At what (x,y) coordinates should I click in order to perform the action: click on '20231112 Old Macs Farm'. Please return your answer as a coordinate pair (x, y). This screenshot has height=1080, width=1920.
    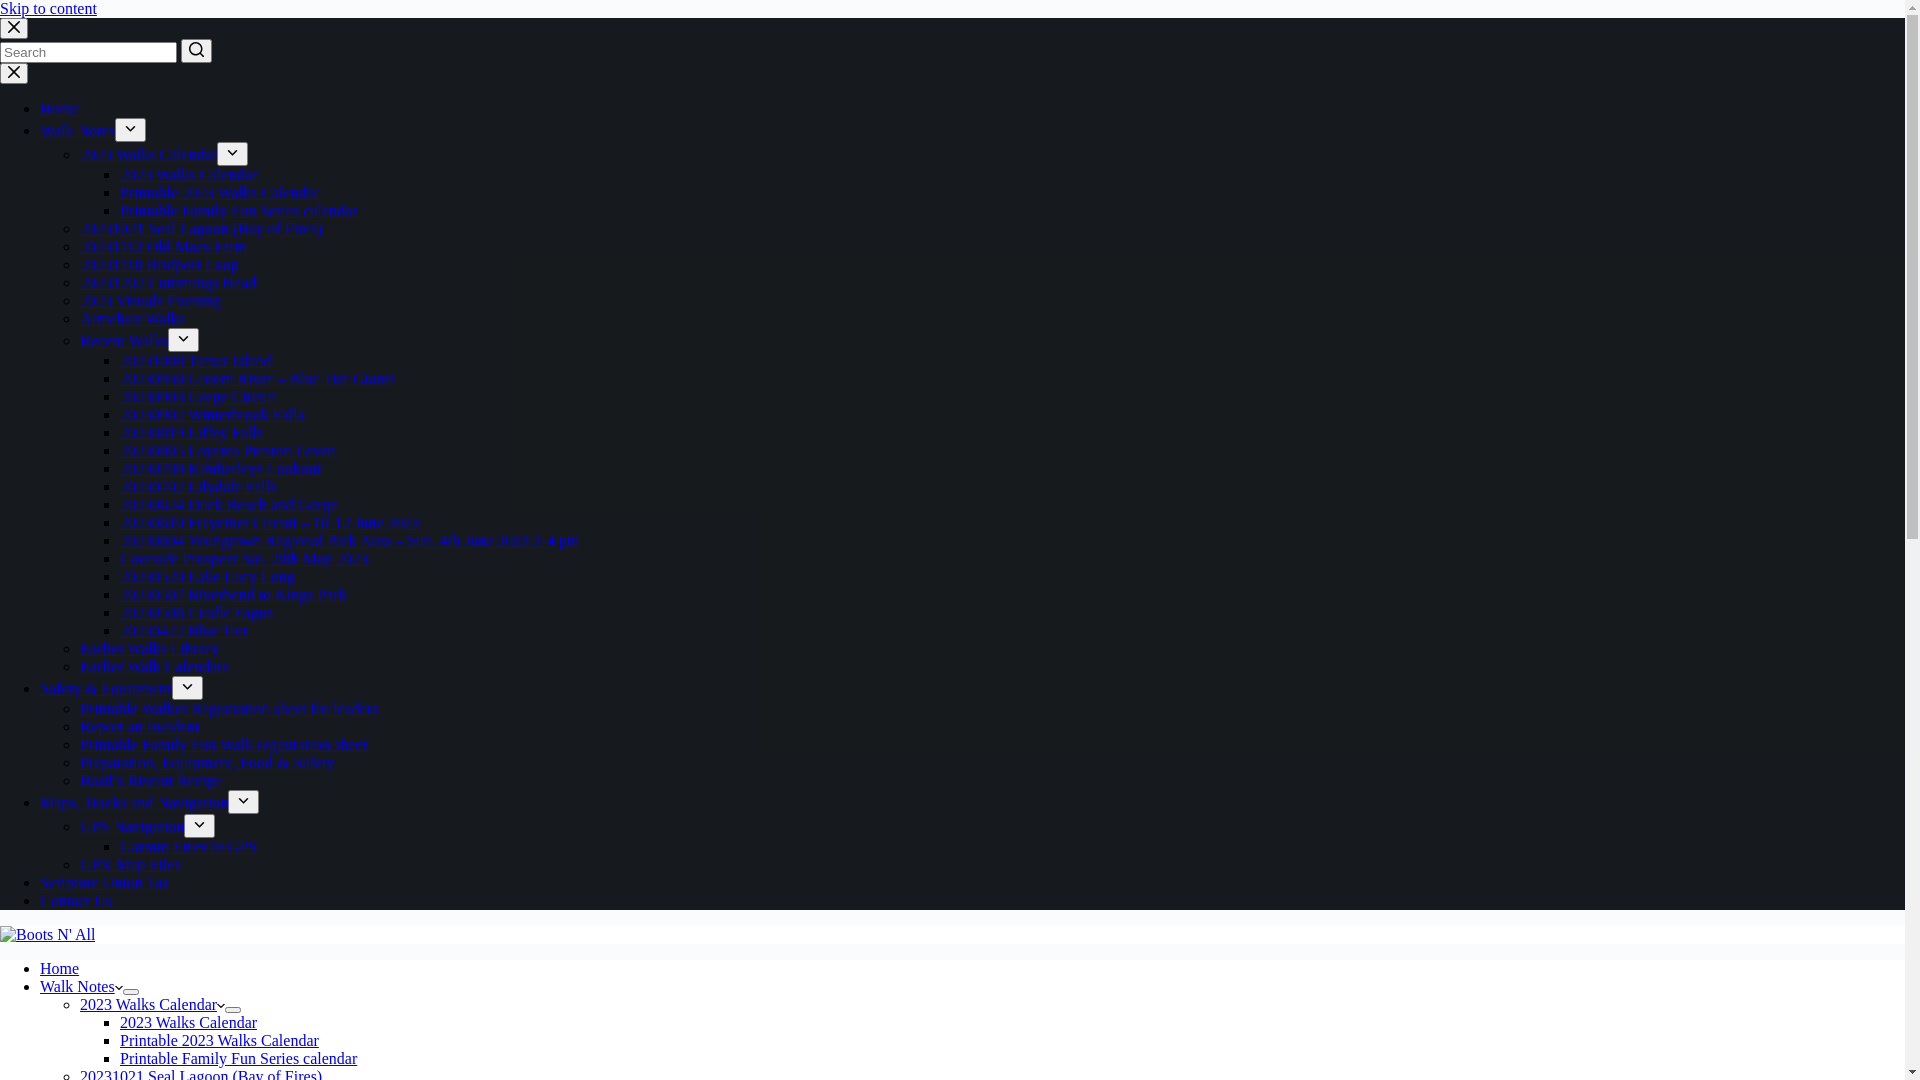
    Looking at the image, I should click on (163, 245).